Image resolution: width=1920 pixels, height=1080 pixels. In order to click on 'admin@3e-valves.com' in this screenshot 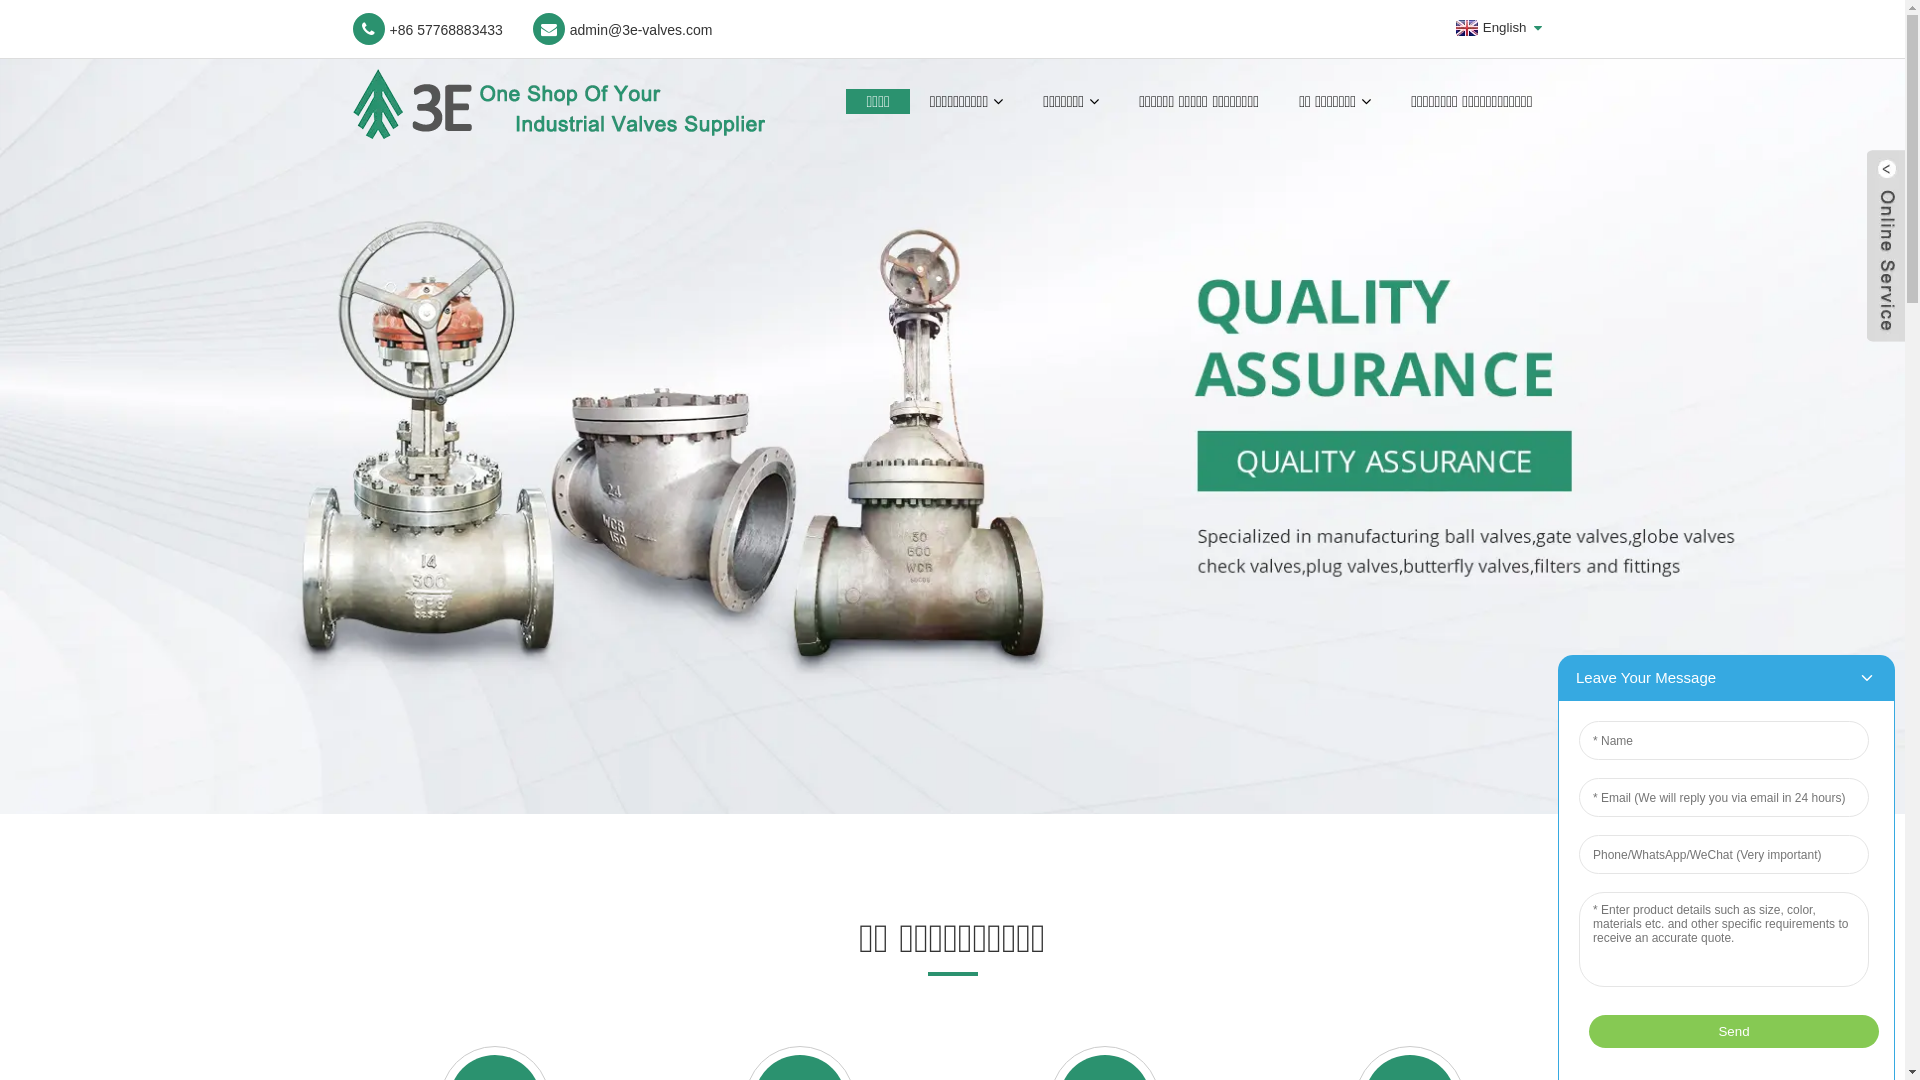, I will do `click(622, 29)`.